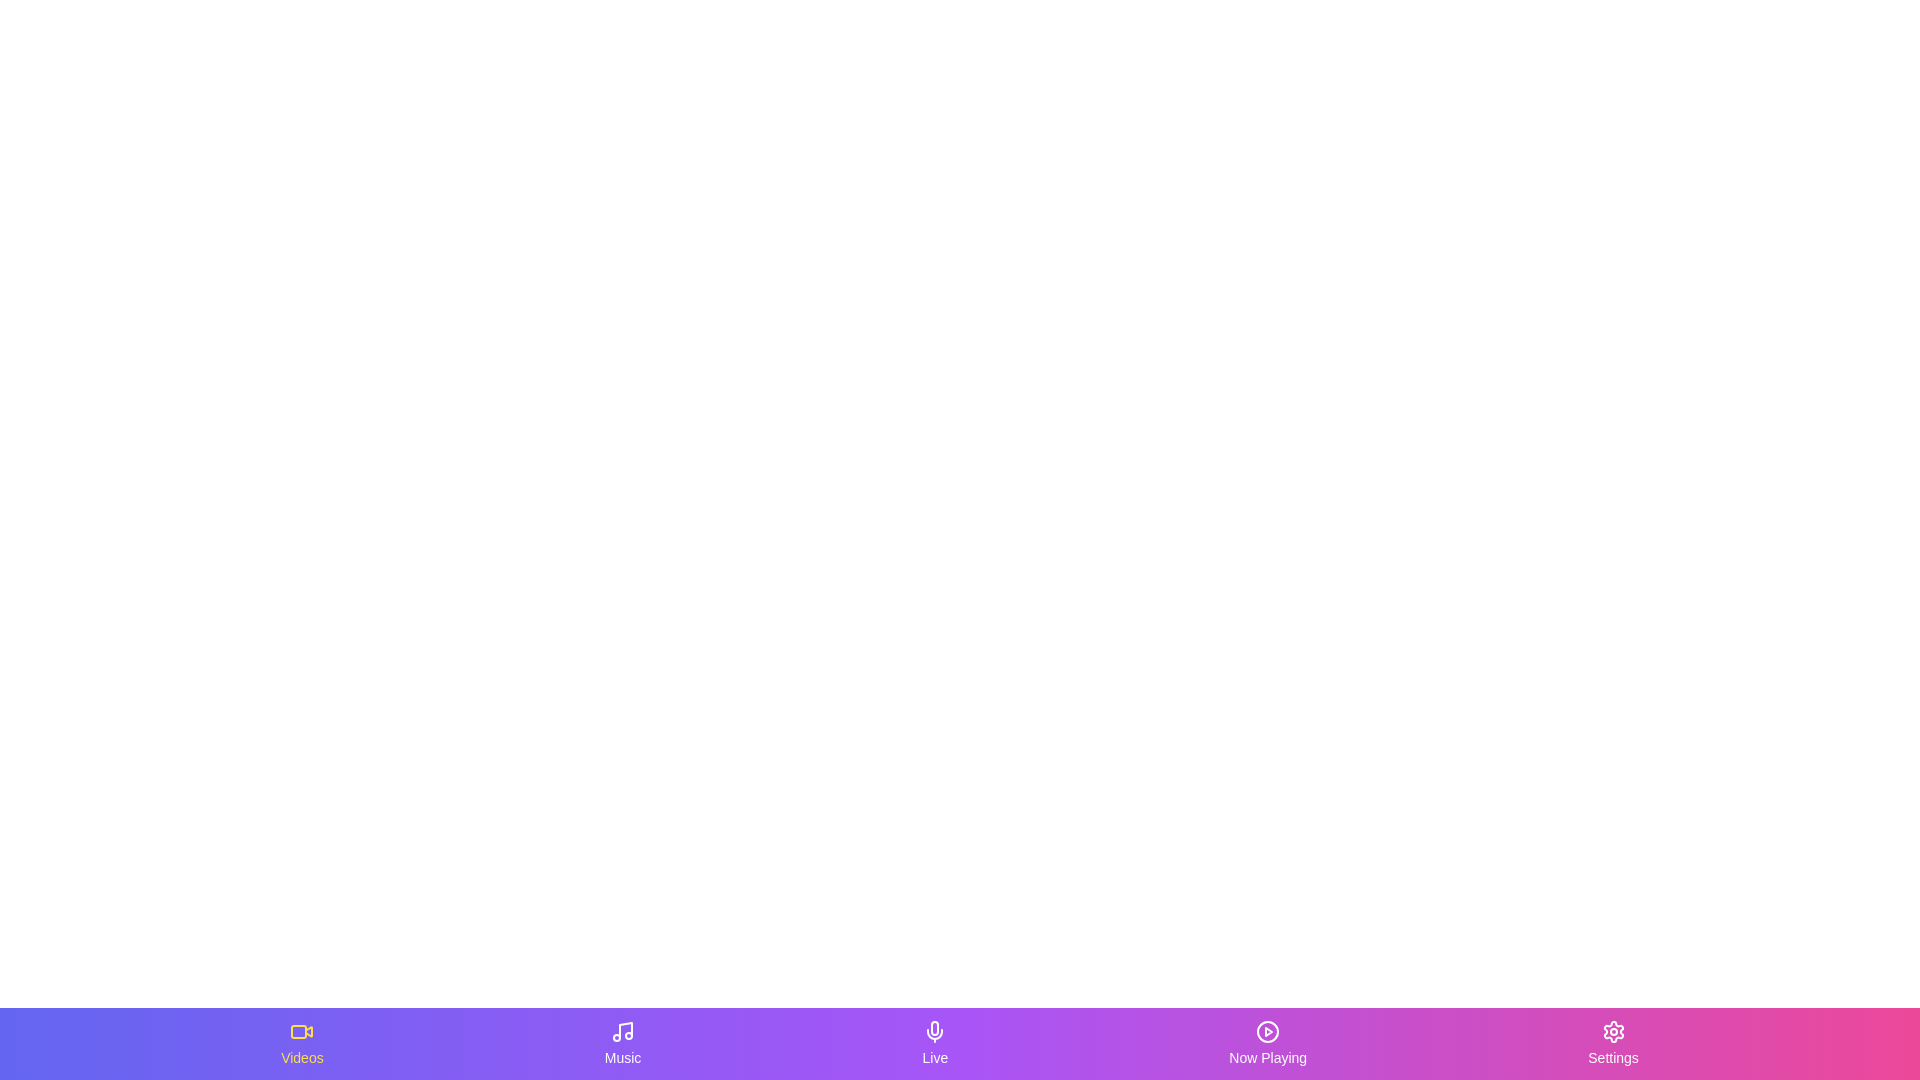 Image resolution: width=1920 pixels, height=1080 pixels. What do you see at coordinates (1266, 1043) in the screenshot?
I see `the Now Playing tab in the bottom navigation bar` at bounding box center [1266, 1043].